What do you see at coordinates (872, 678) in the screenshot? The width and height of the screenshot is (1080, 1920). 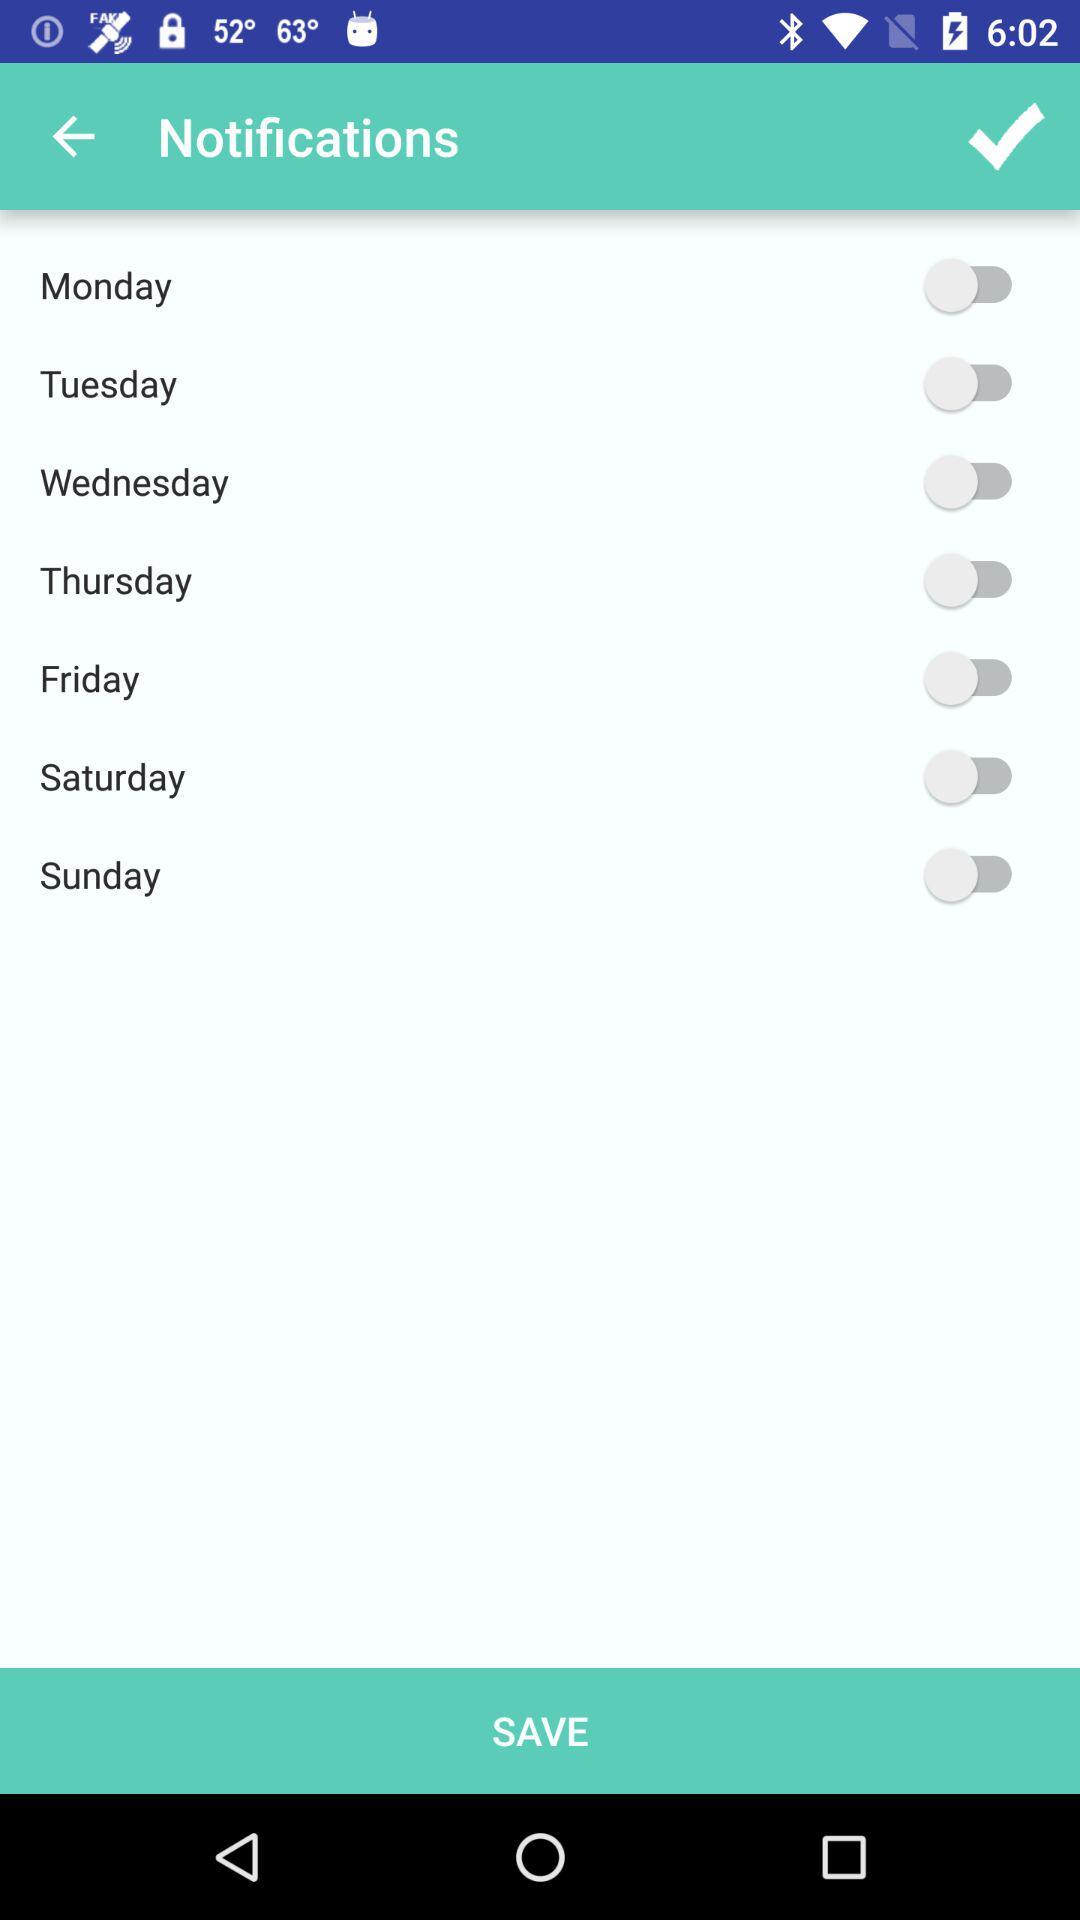 I see `the friday option` at bounding box center [872, 678].